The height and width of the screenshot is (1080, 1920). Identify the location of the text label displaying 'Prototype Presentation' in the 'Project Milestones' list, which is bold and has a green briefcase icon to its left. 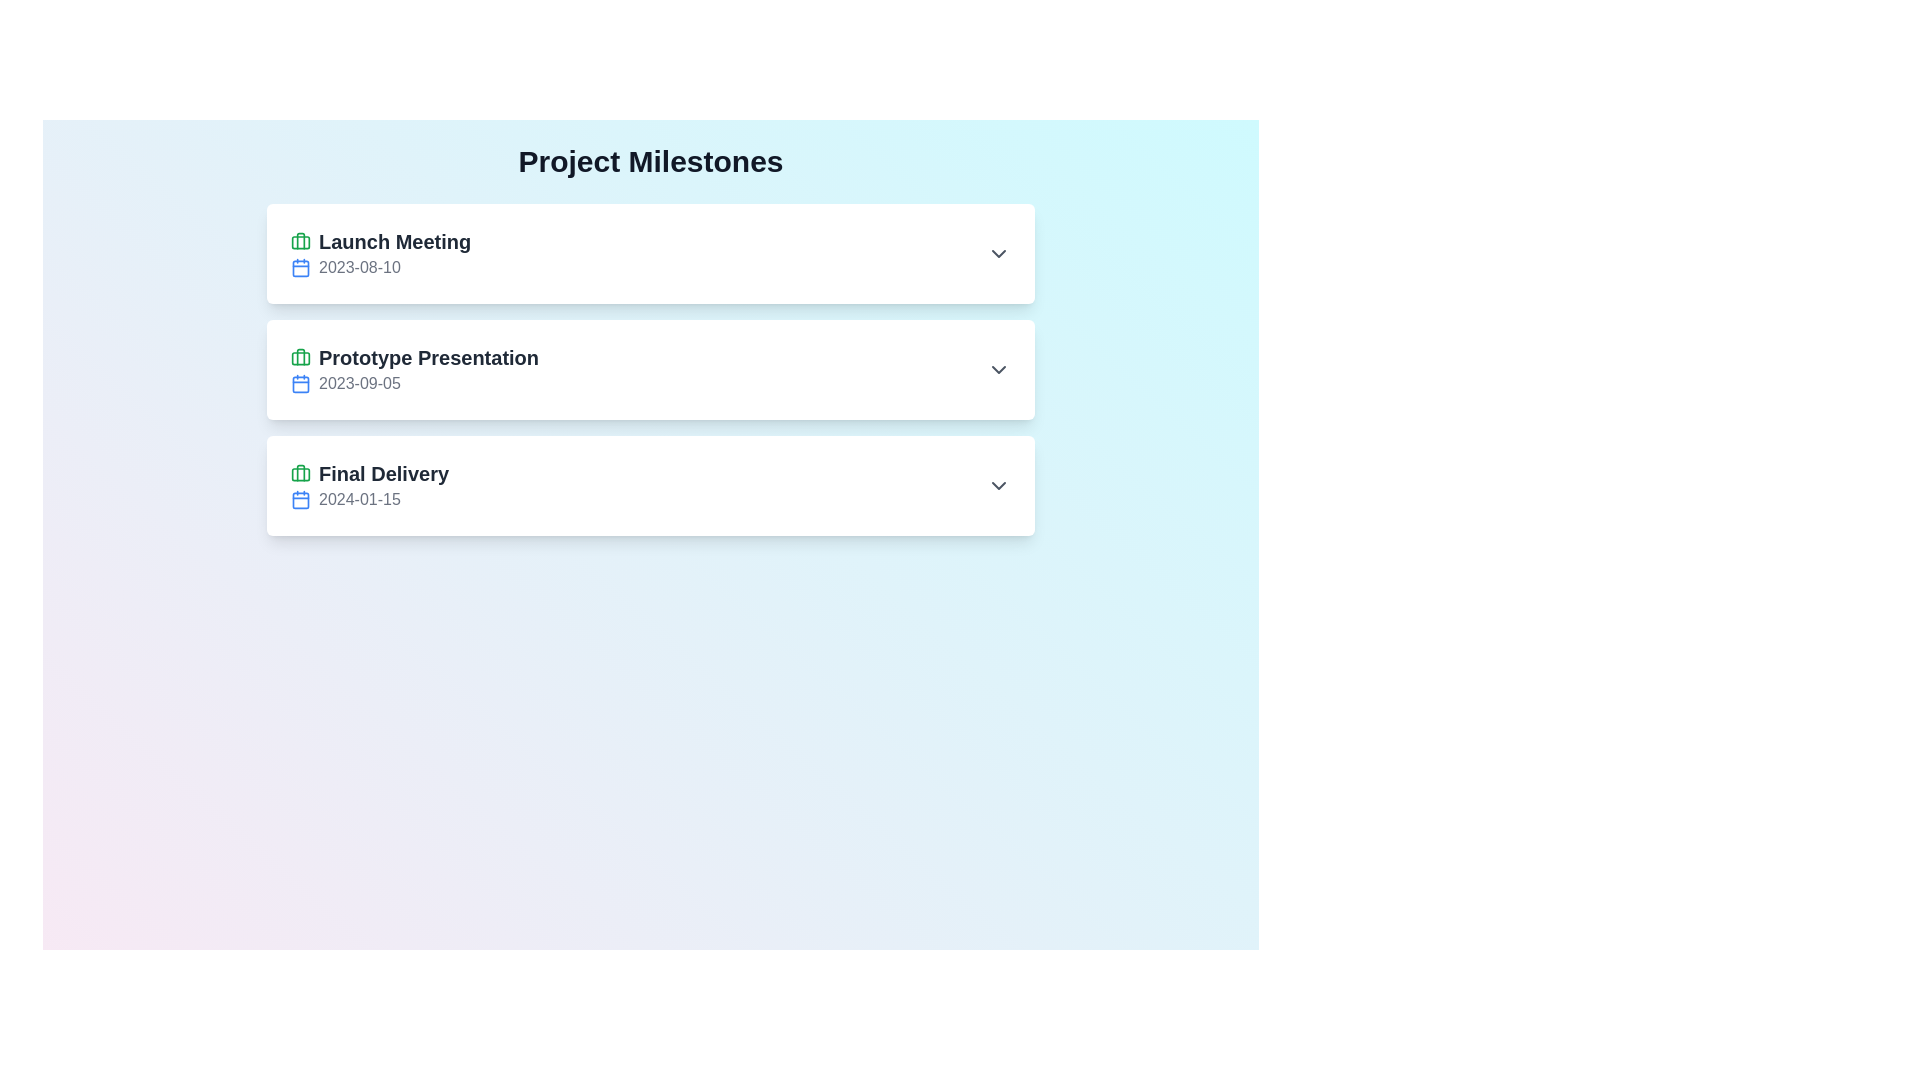
(414, 357).